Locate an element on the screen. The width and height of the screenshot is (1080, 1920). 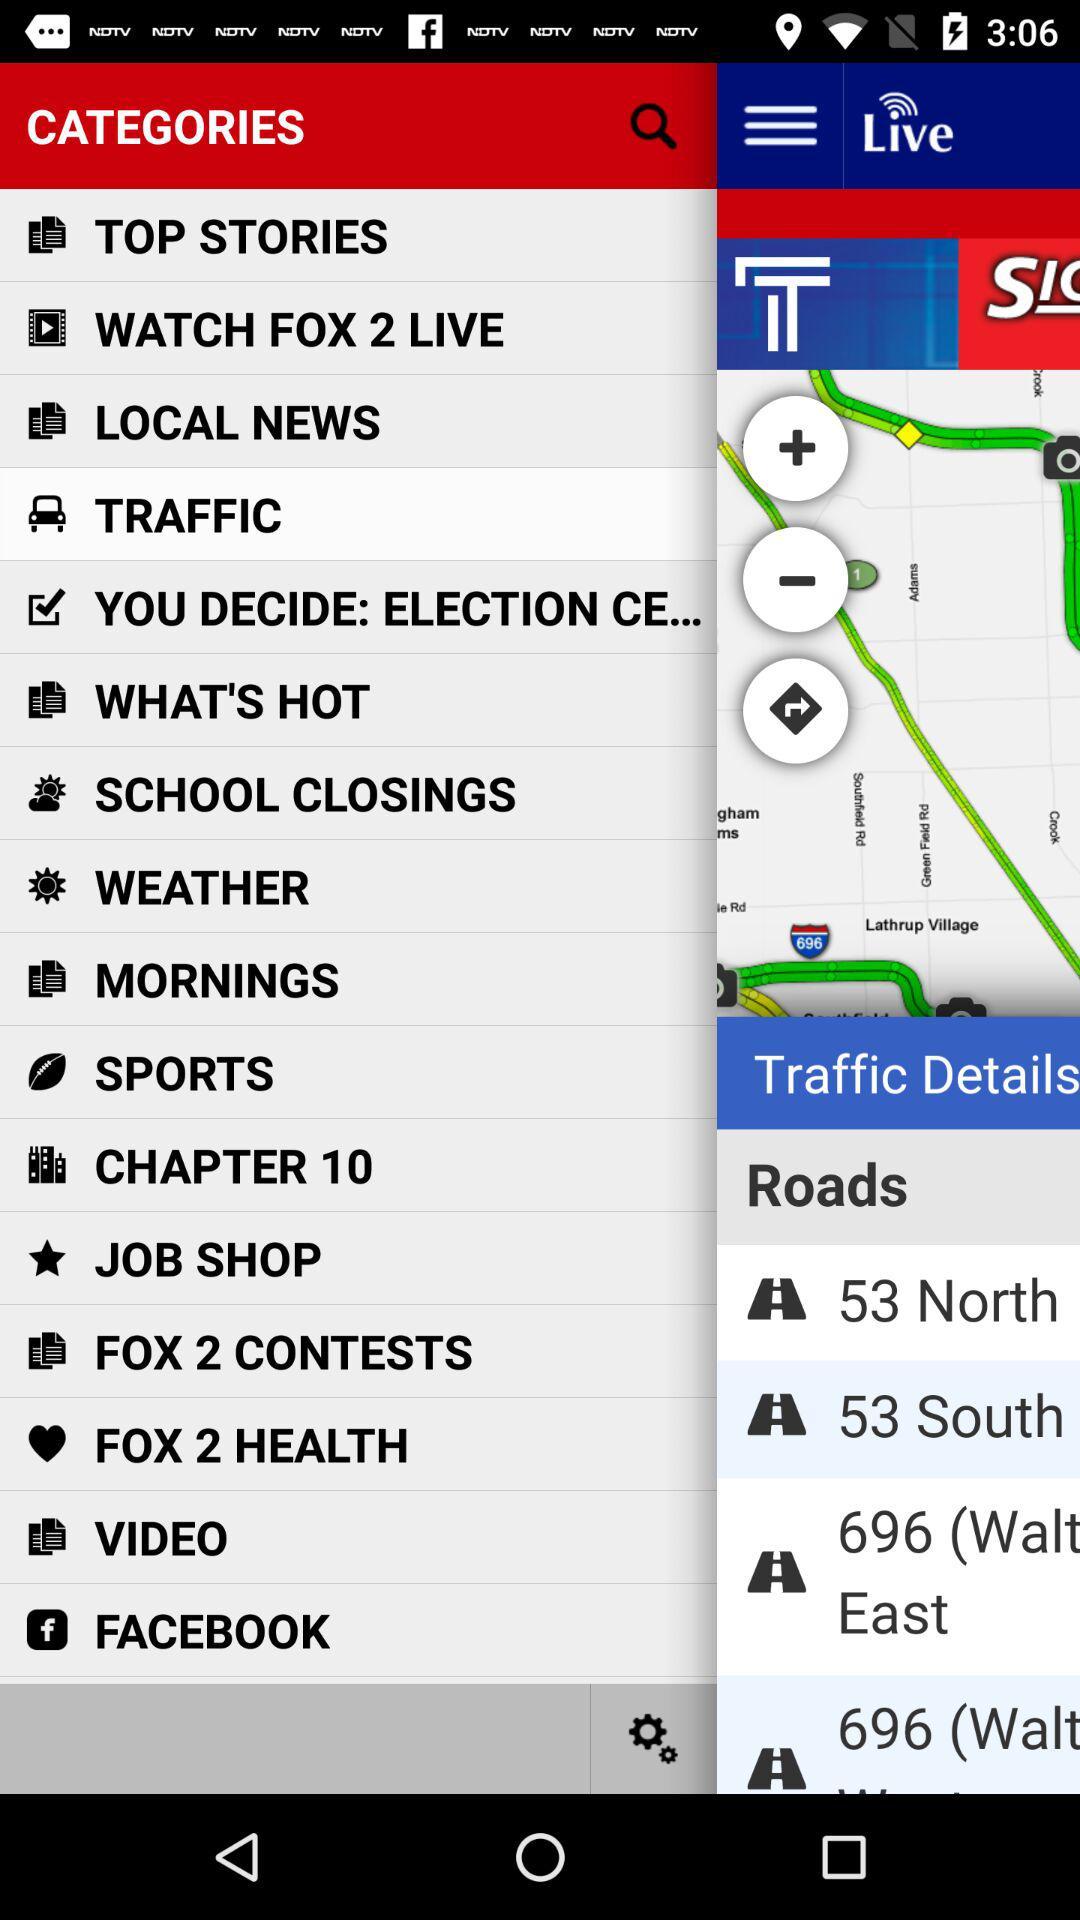
the settings icon below facebook is located at coordinates (654, 1737).